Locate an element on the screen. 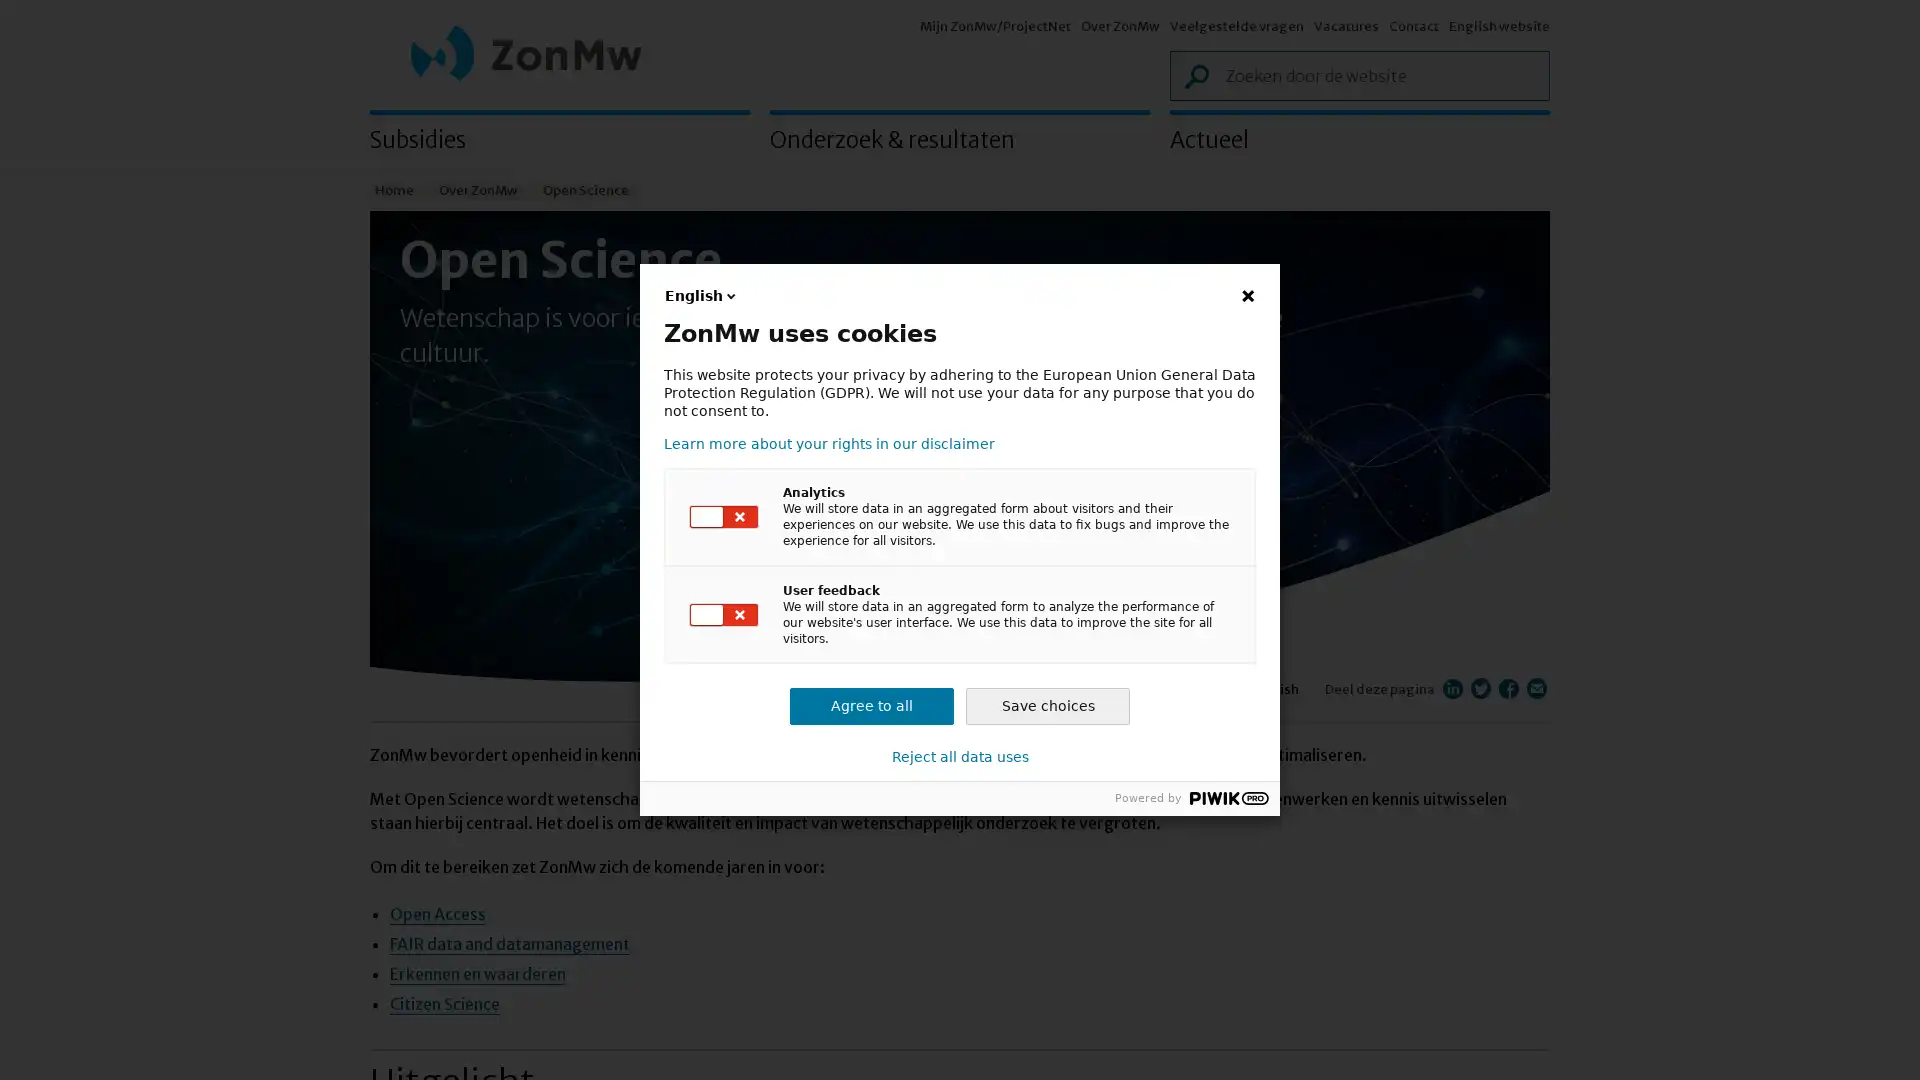 This screenshot has height=1080, width=1920. Save choices is located at coordinates (1046, 705).